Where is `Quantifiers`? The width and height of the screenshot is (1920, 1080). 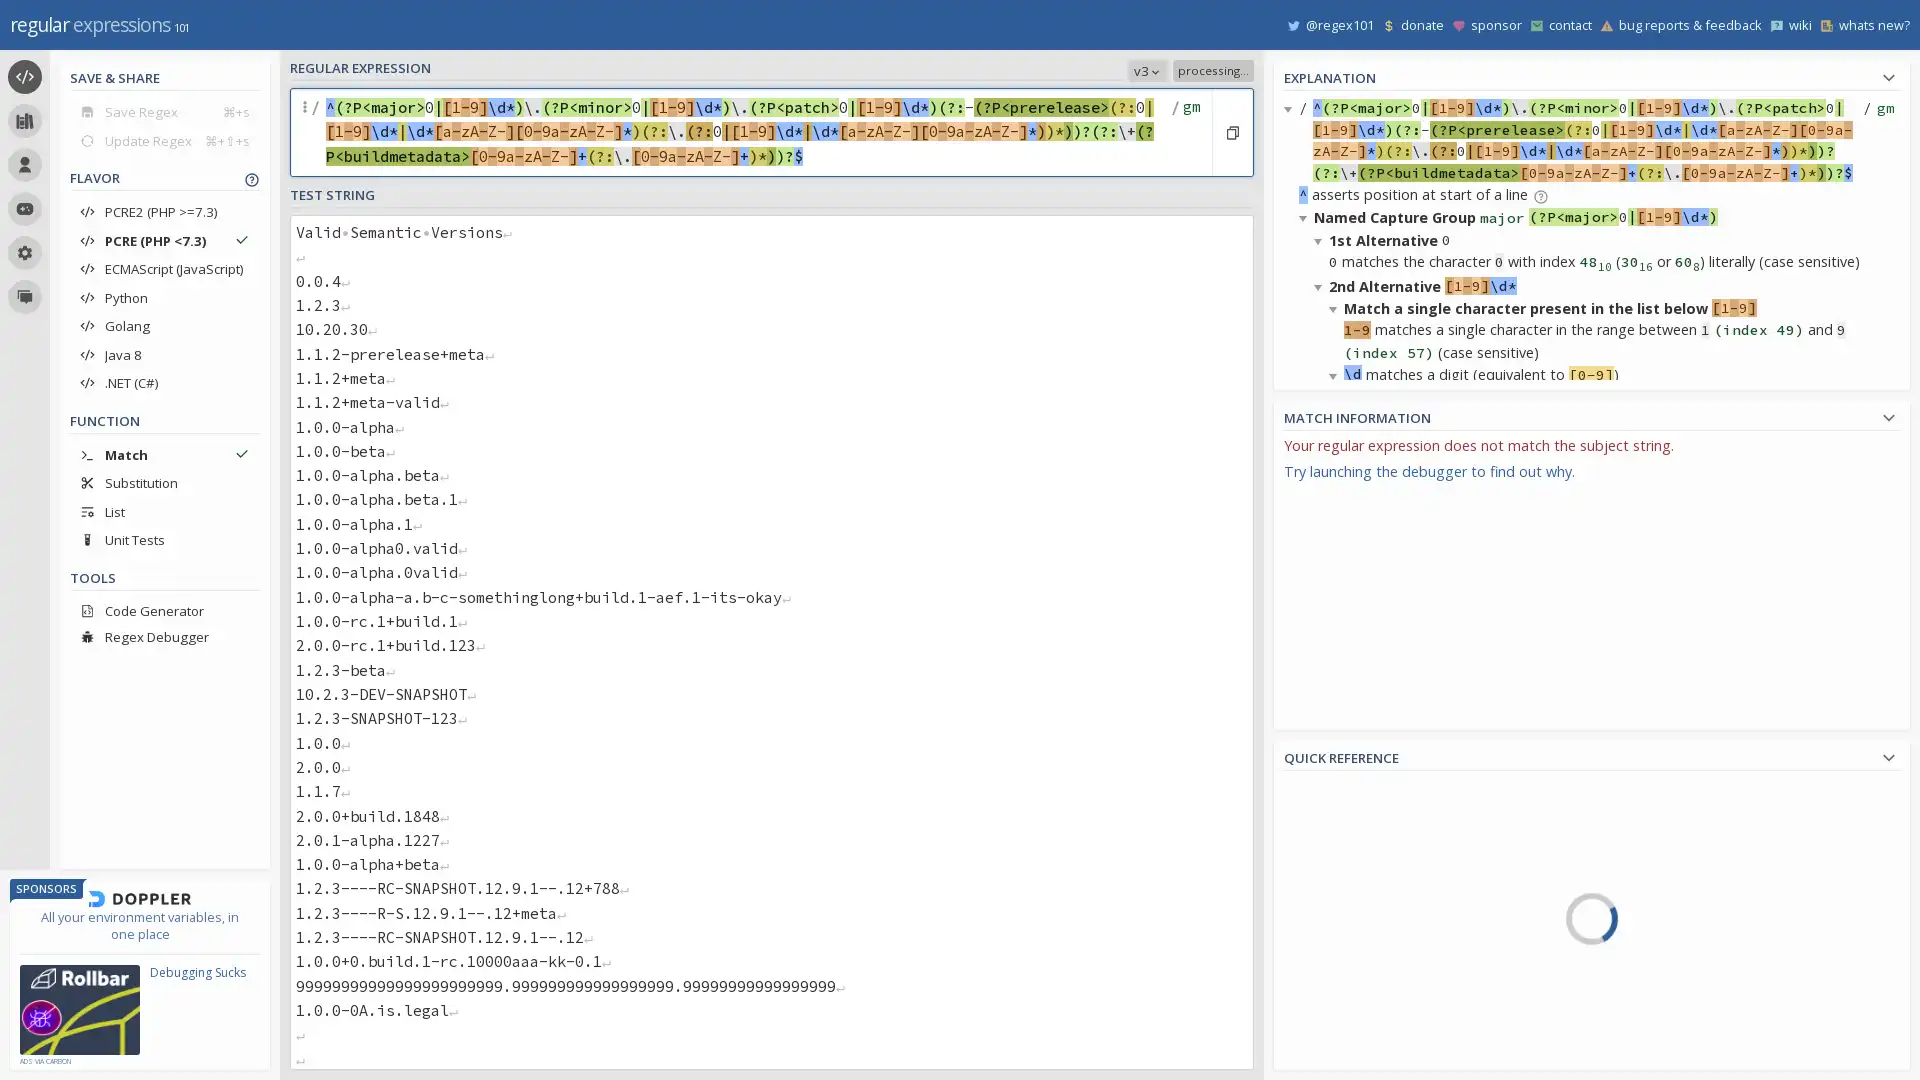 Quantifiers is located at coordinates (1377, 971).